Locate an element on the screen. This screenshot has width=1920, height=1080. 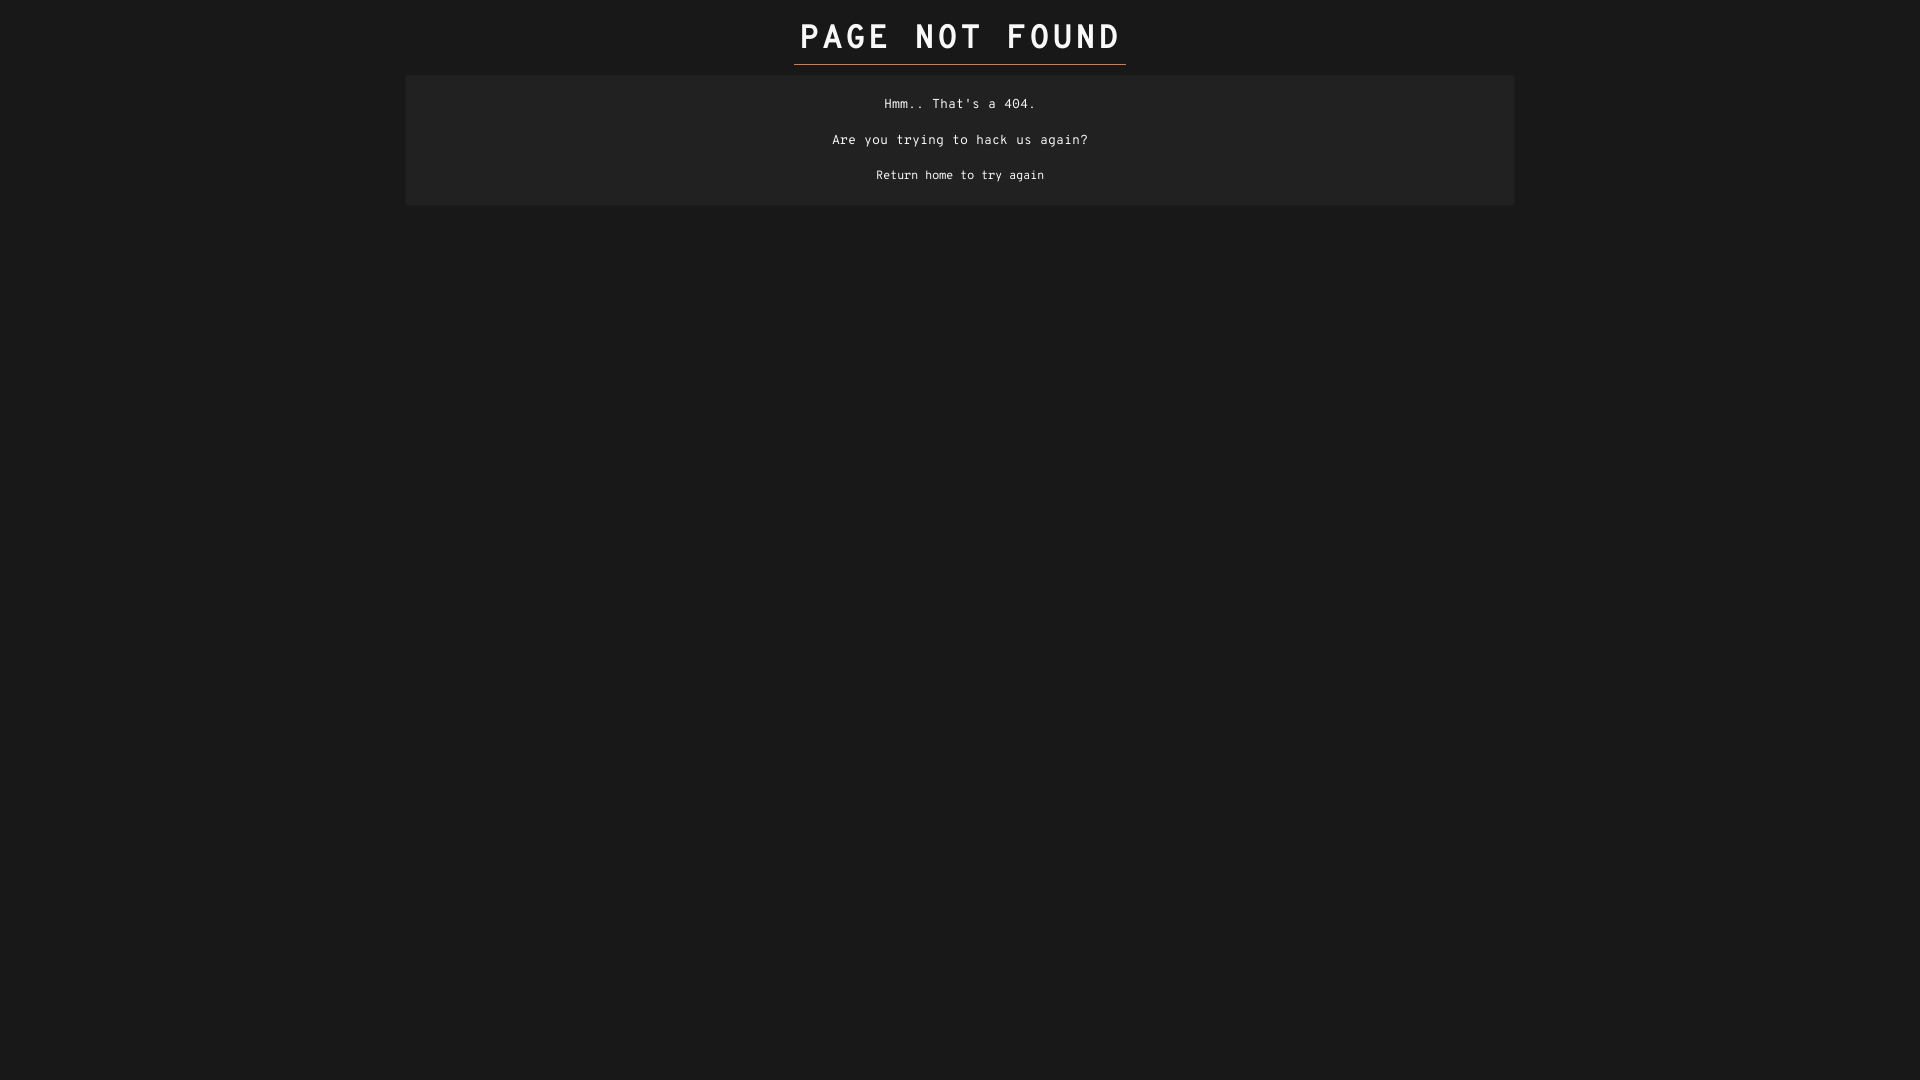
'Return home to try again' is located at coordinates (960, 175).